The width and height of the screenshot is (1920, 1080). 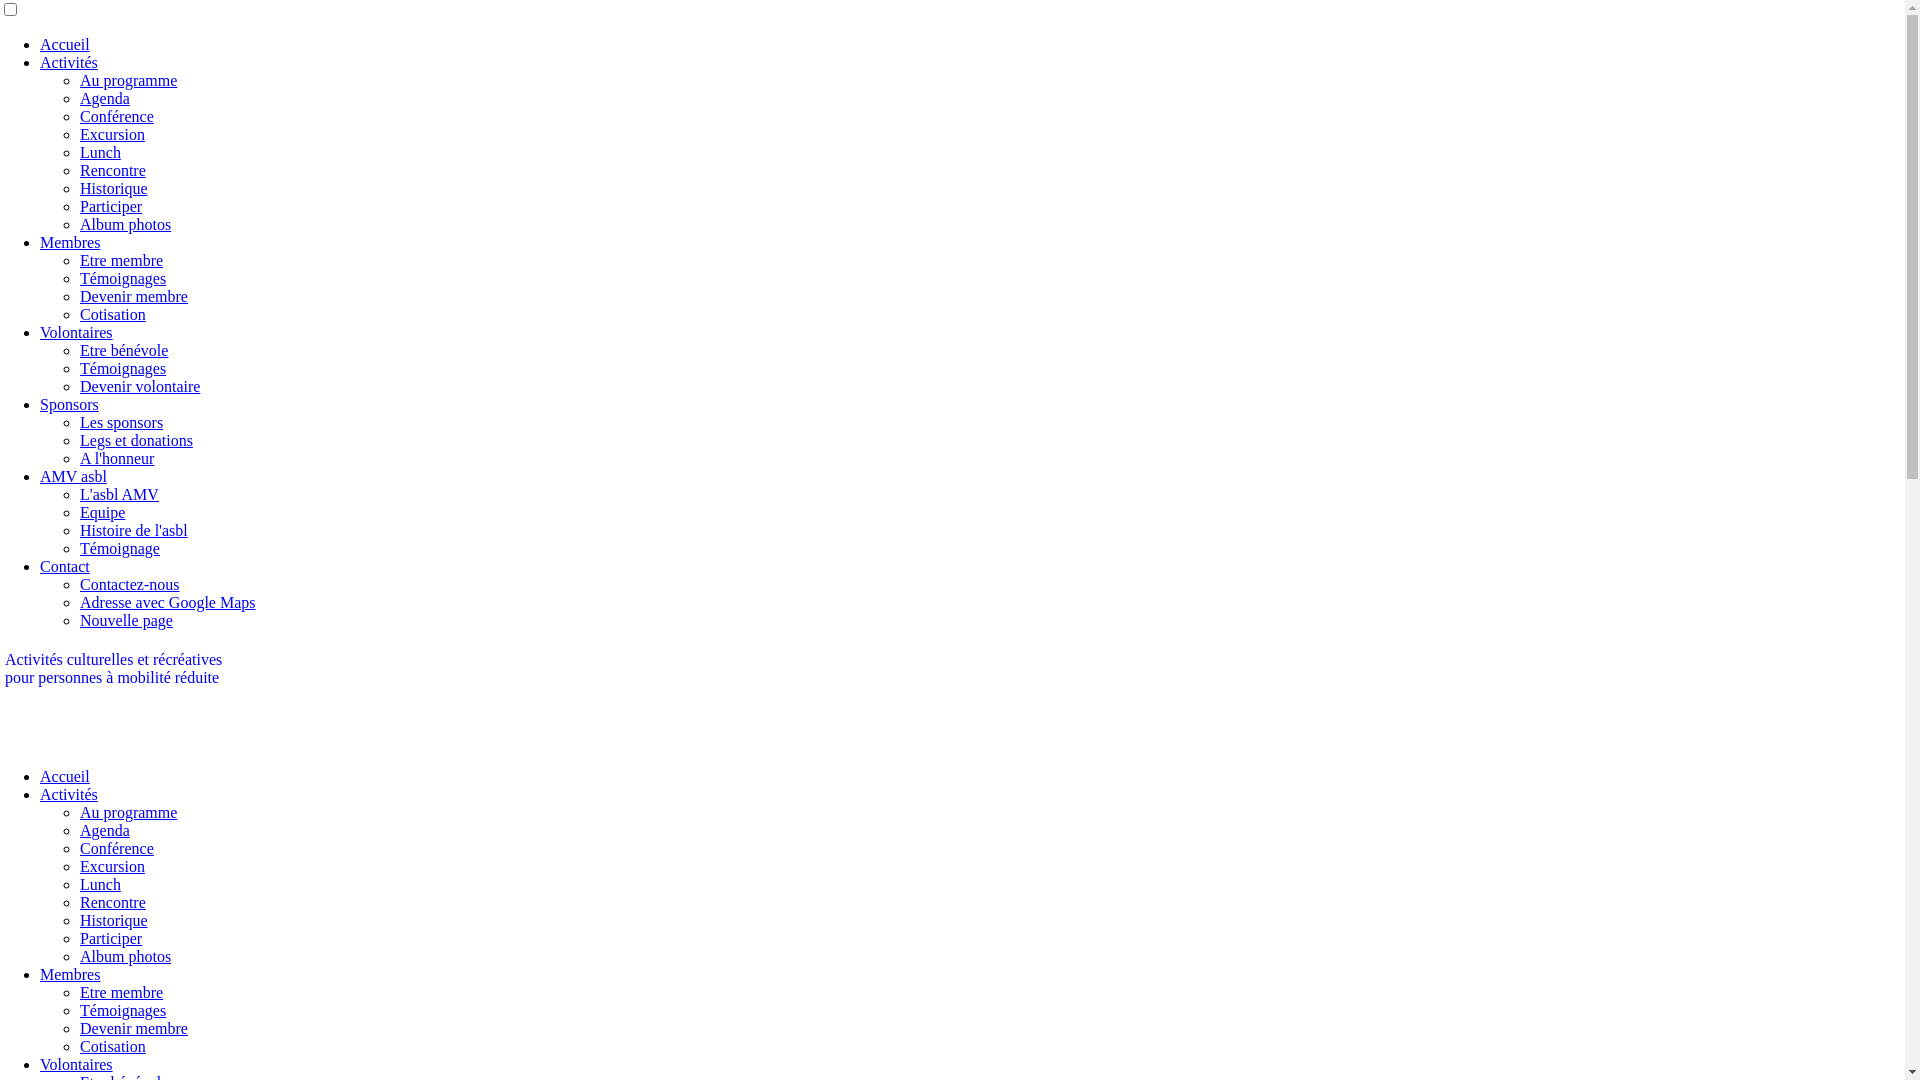 I want to click on 'Devenir volontaire', so click(x=138, y=386).